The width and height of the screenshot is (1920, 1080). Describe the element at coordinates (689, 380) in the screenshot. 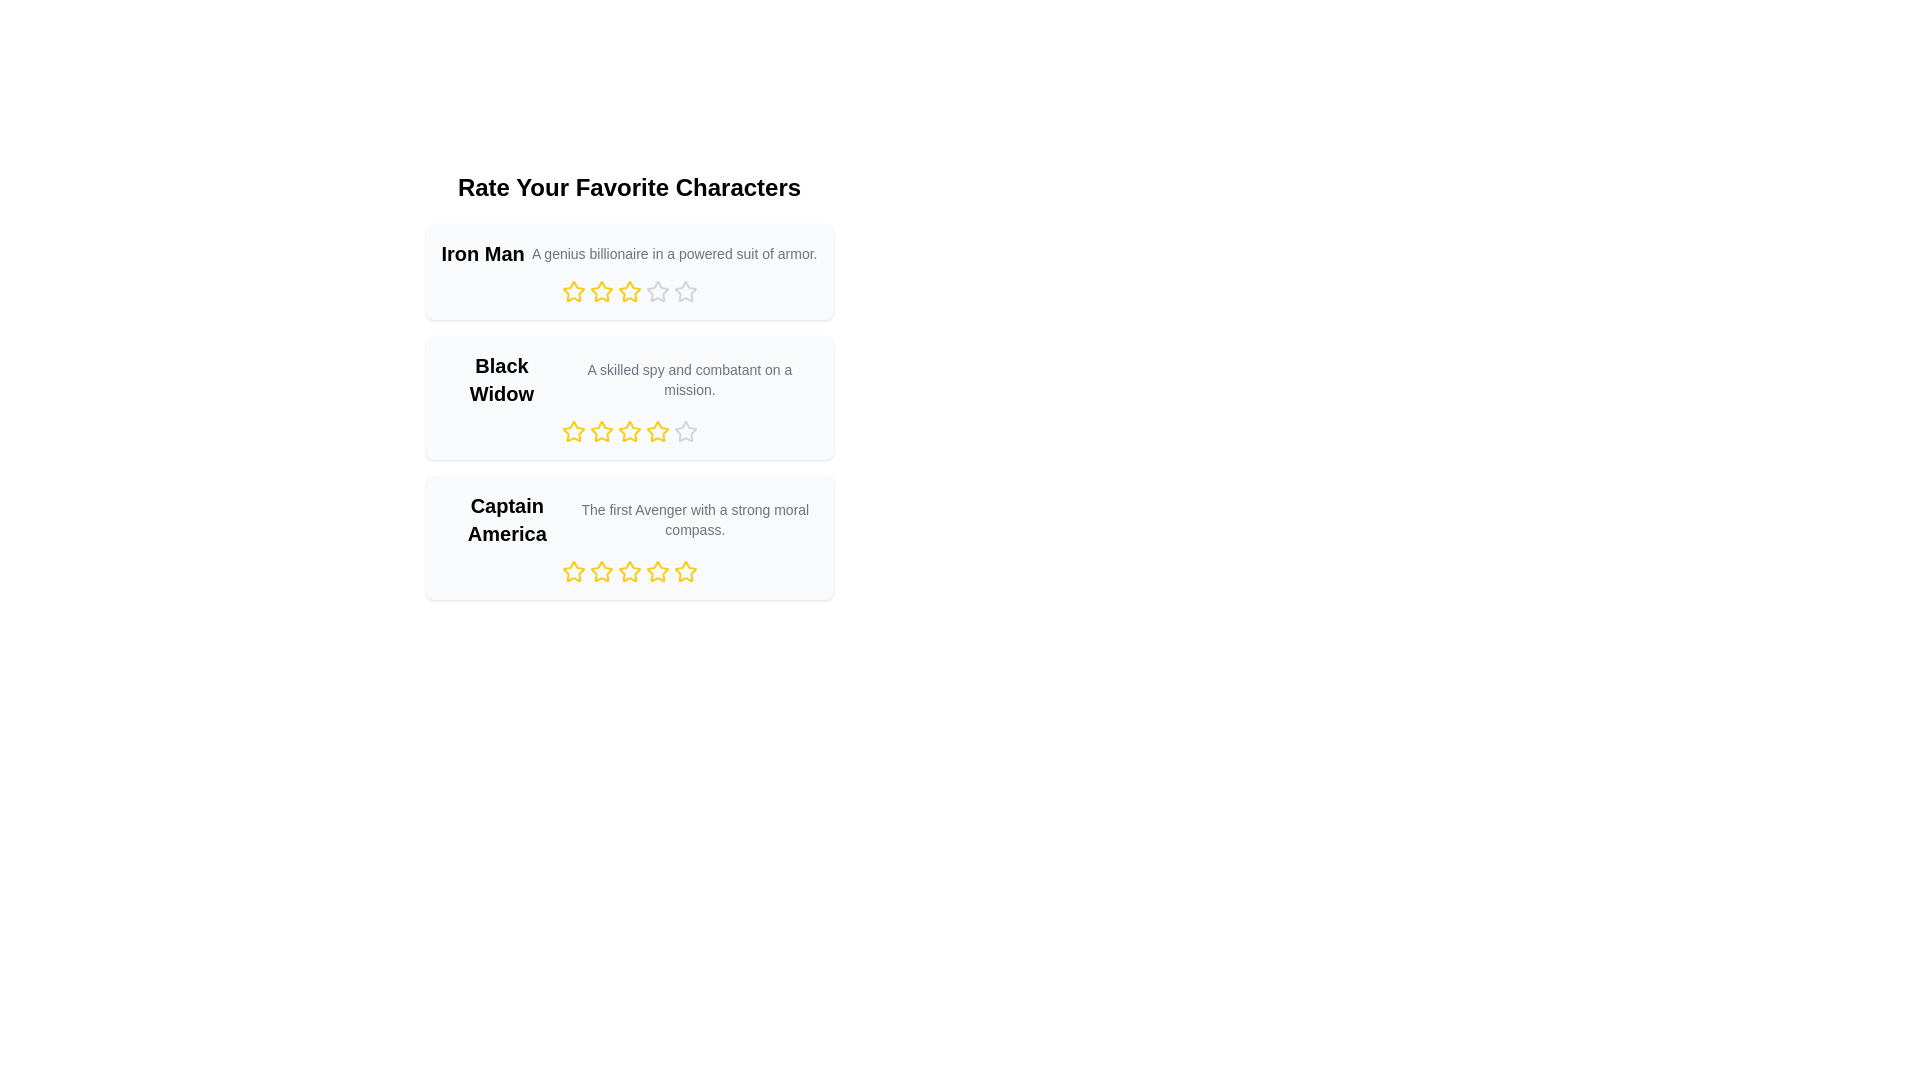

I see `the static text element stating 'A skilled spy and combatant on a mission.' which is positioned below the character name 'Black Widow.'` at that location.